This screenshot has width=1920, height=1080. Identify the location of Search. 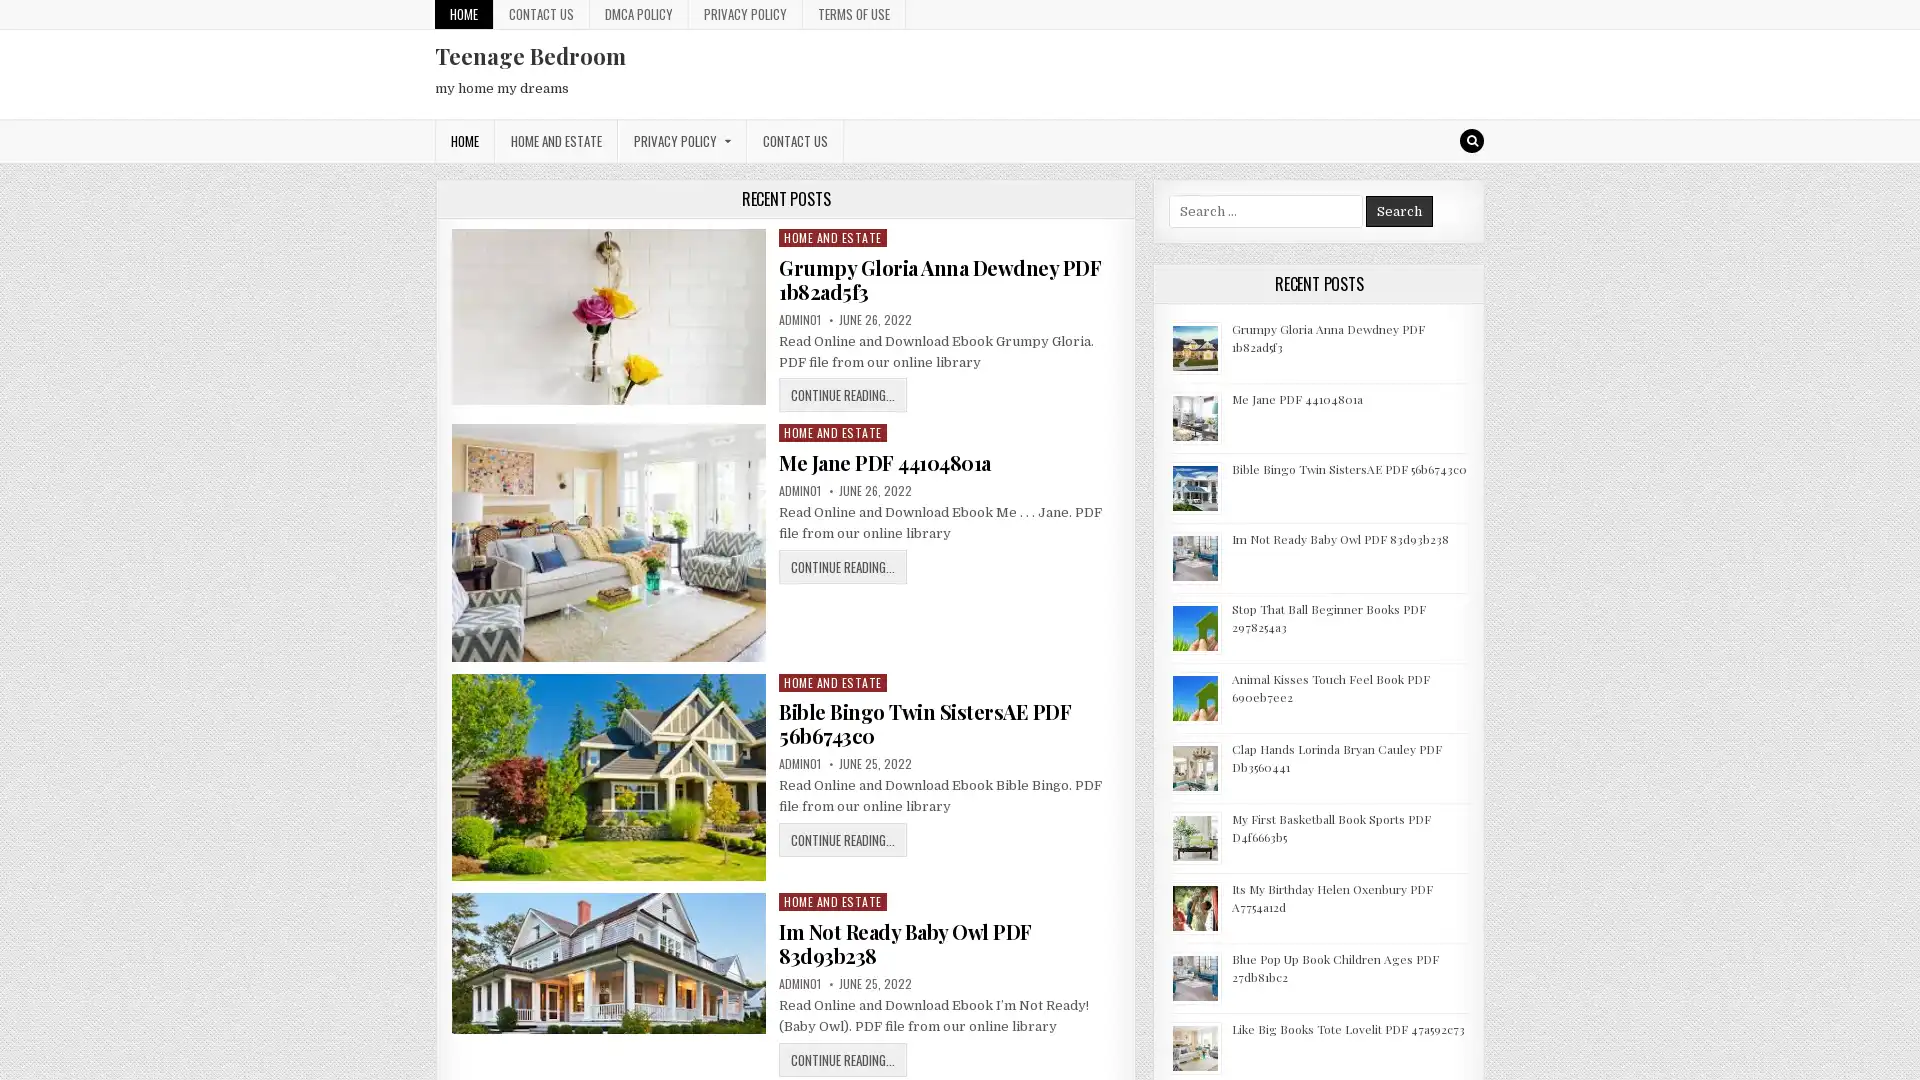
(1398, 211).